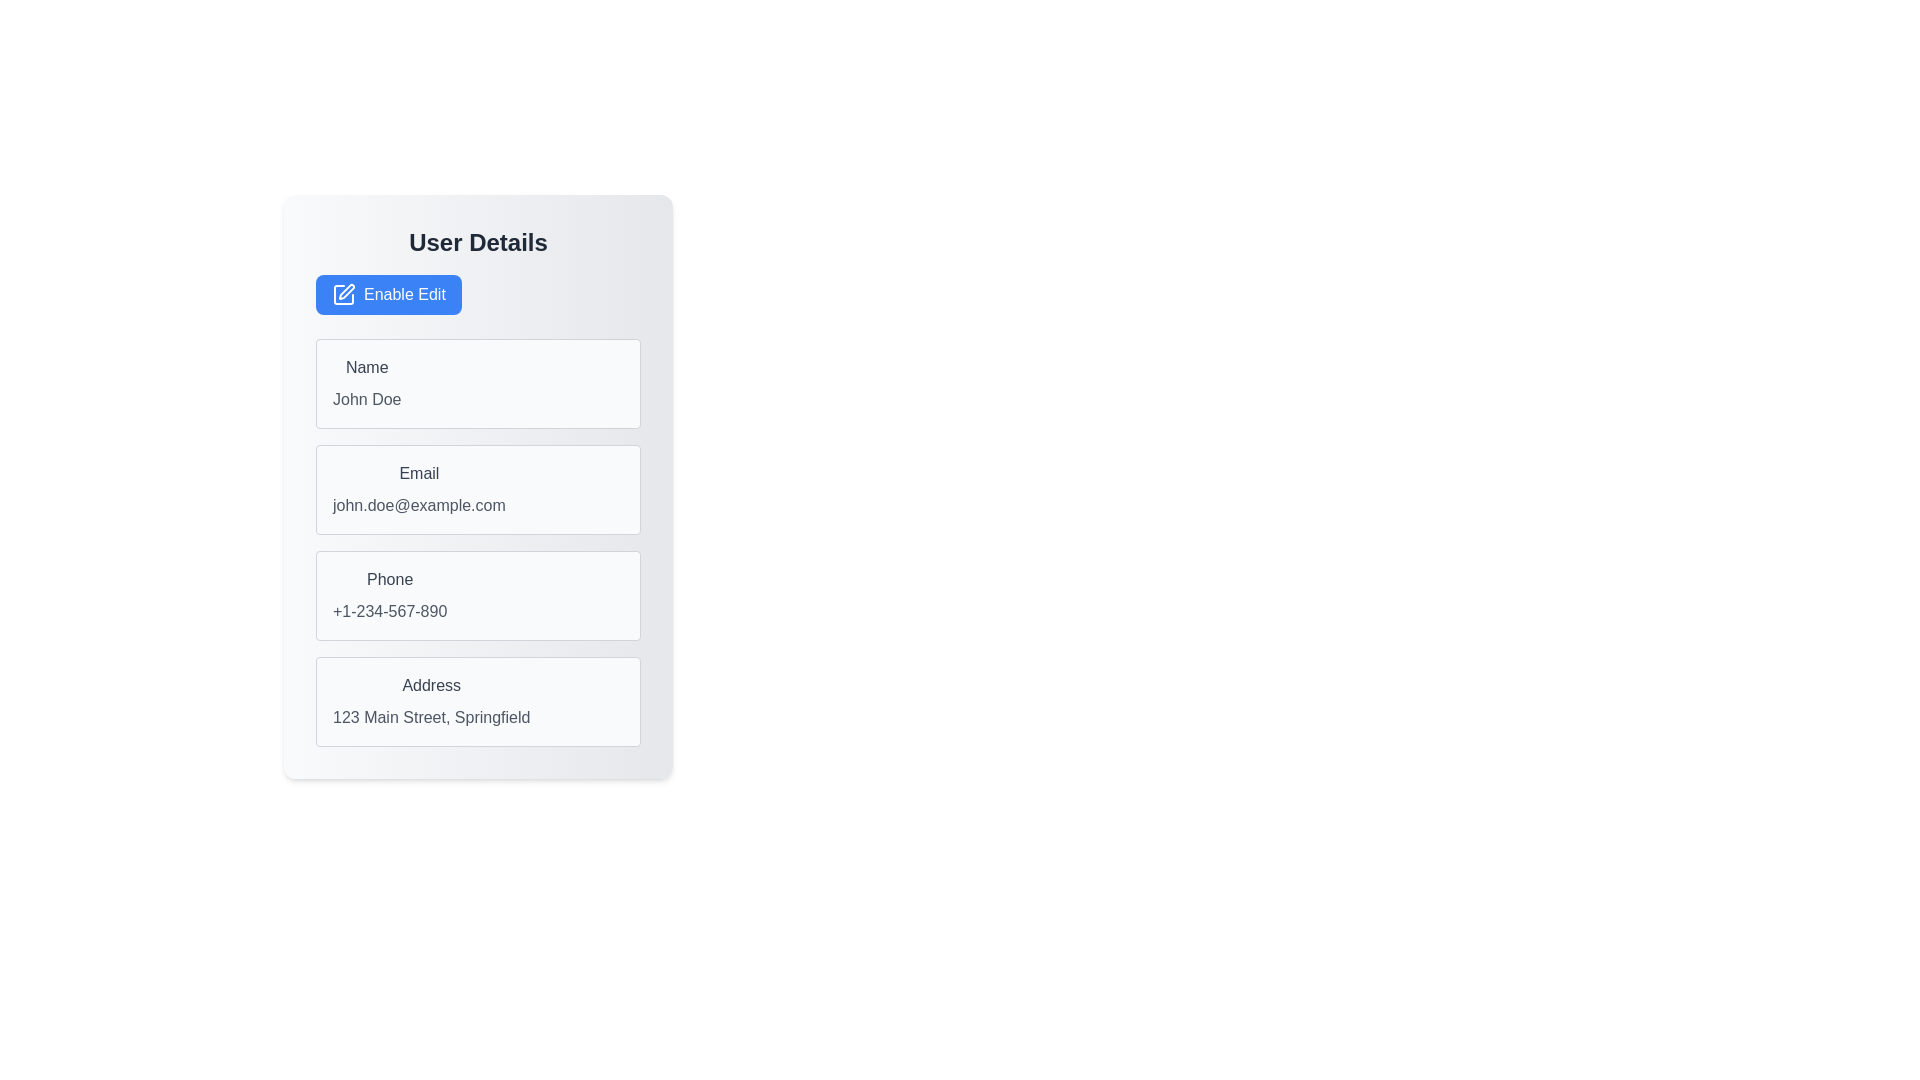 The image size is (1920, 1080). Describe the element at coordinates (367, 384) in the screenshot. I see `the 'Name' text display element, which consists of 'Name' in bold and 'John Doe' in lighter gray, located in the upper left of the user information panel` at that location.